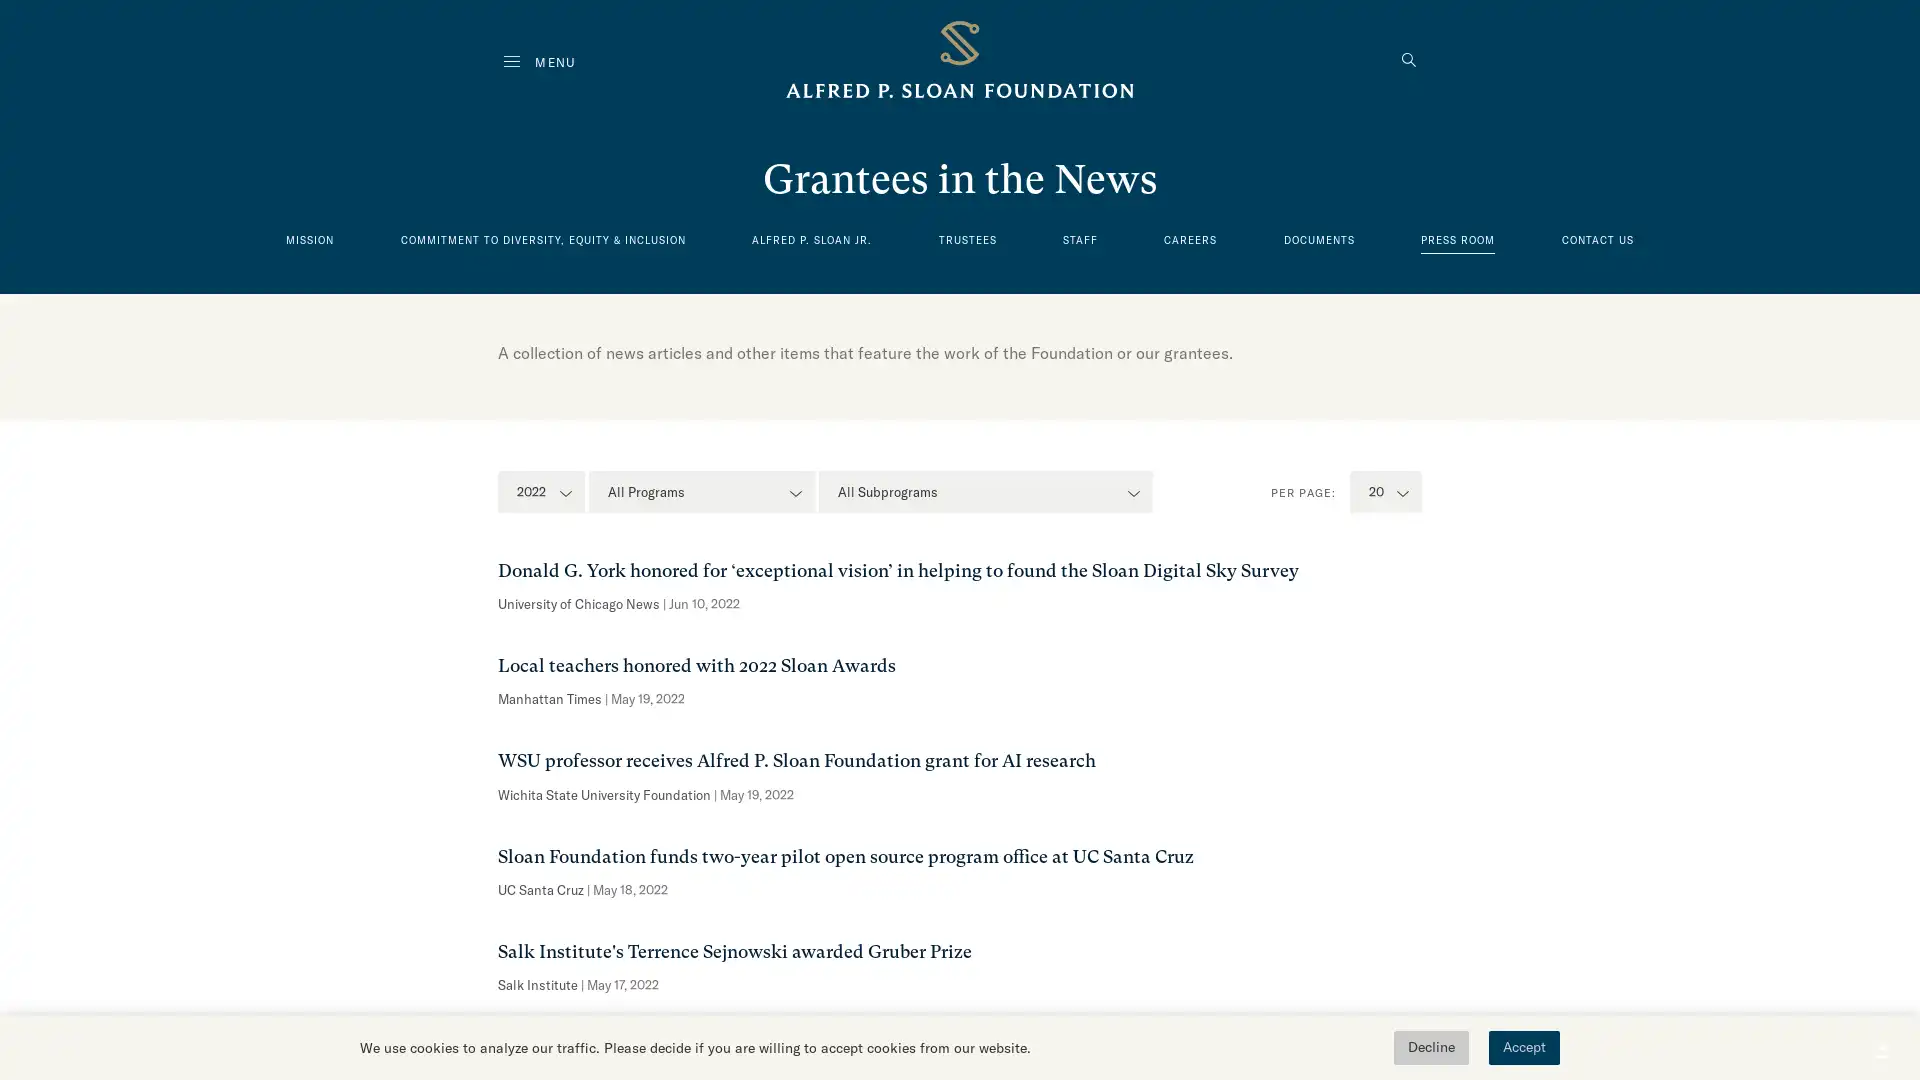  What do you see at coordinates (1430, 1047) in the screenshot?
I see `Decline` at bounding box center [1430, 1047].